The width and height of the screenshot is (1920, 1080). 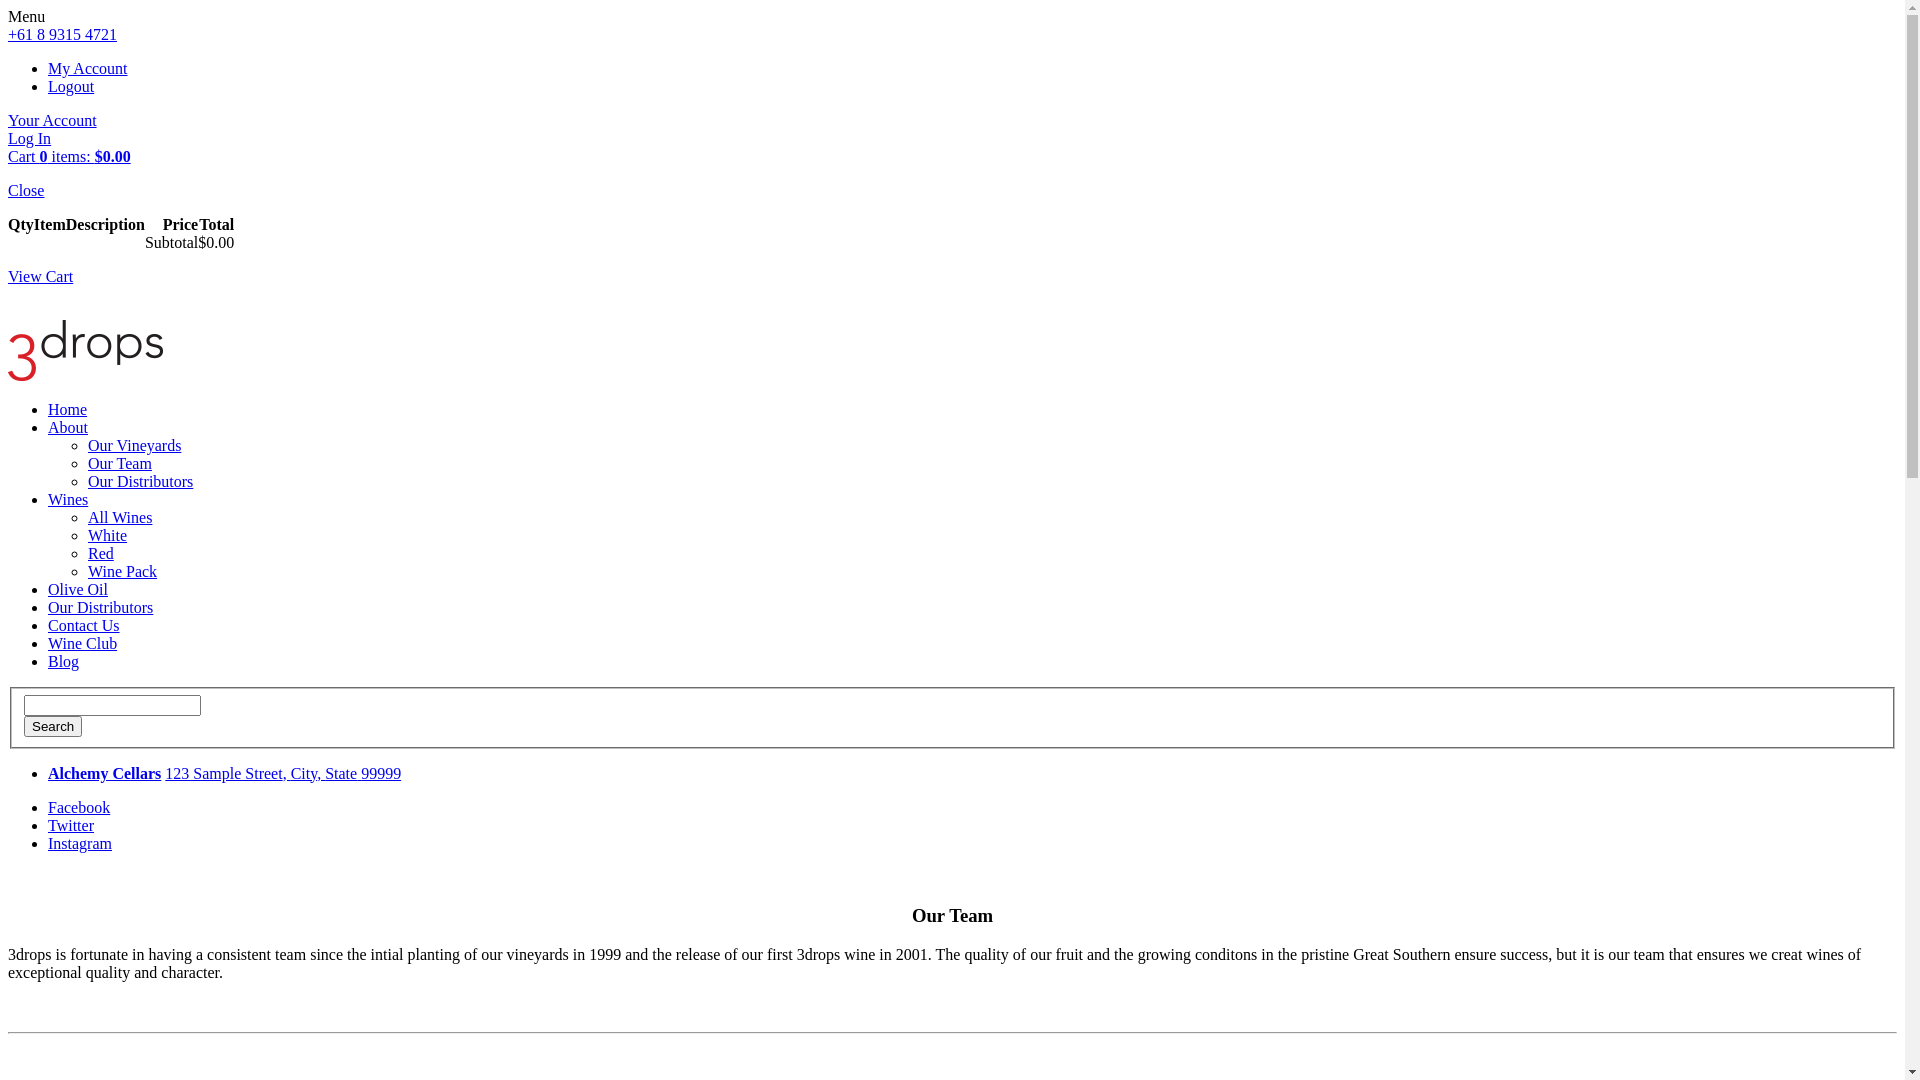 What do you see at coordinates (77, 588) in the screenshot?
I see `'Olive Oil'` at bounding box center [77, 588].